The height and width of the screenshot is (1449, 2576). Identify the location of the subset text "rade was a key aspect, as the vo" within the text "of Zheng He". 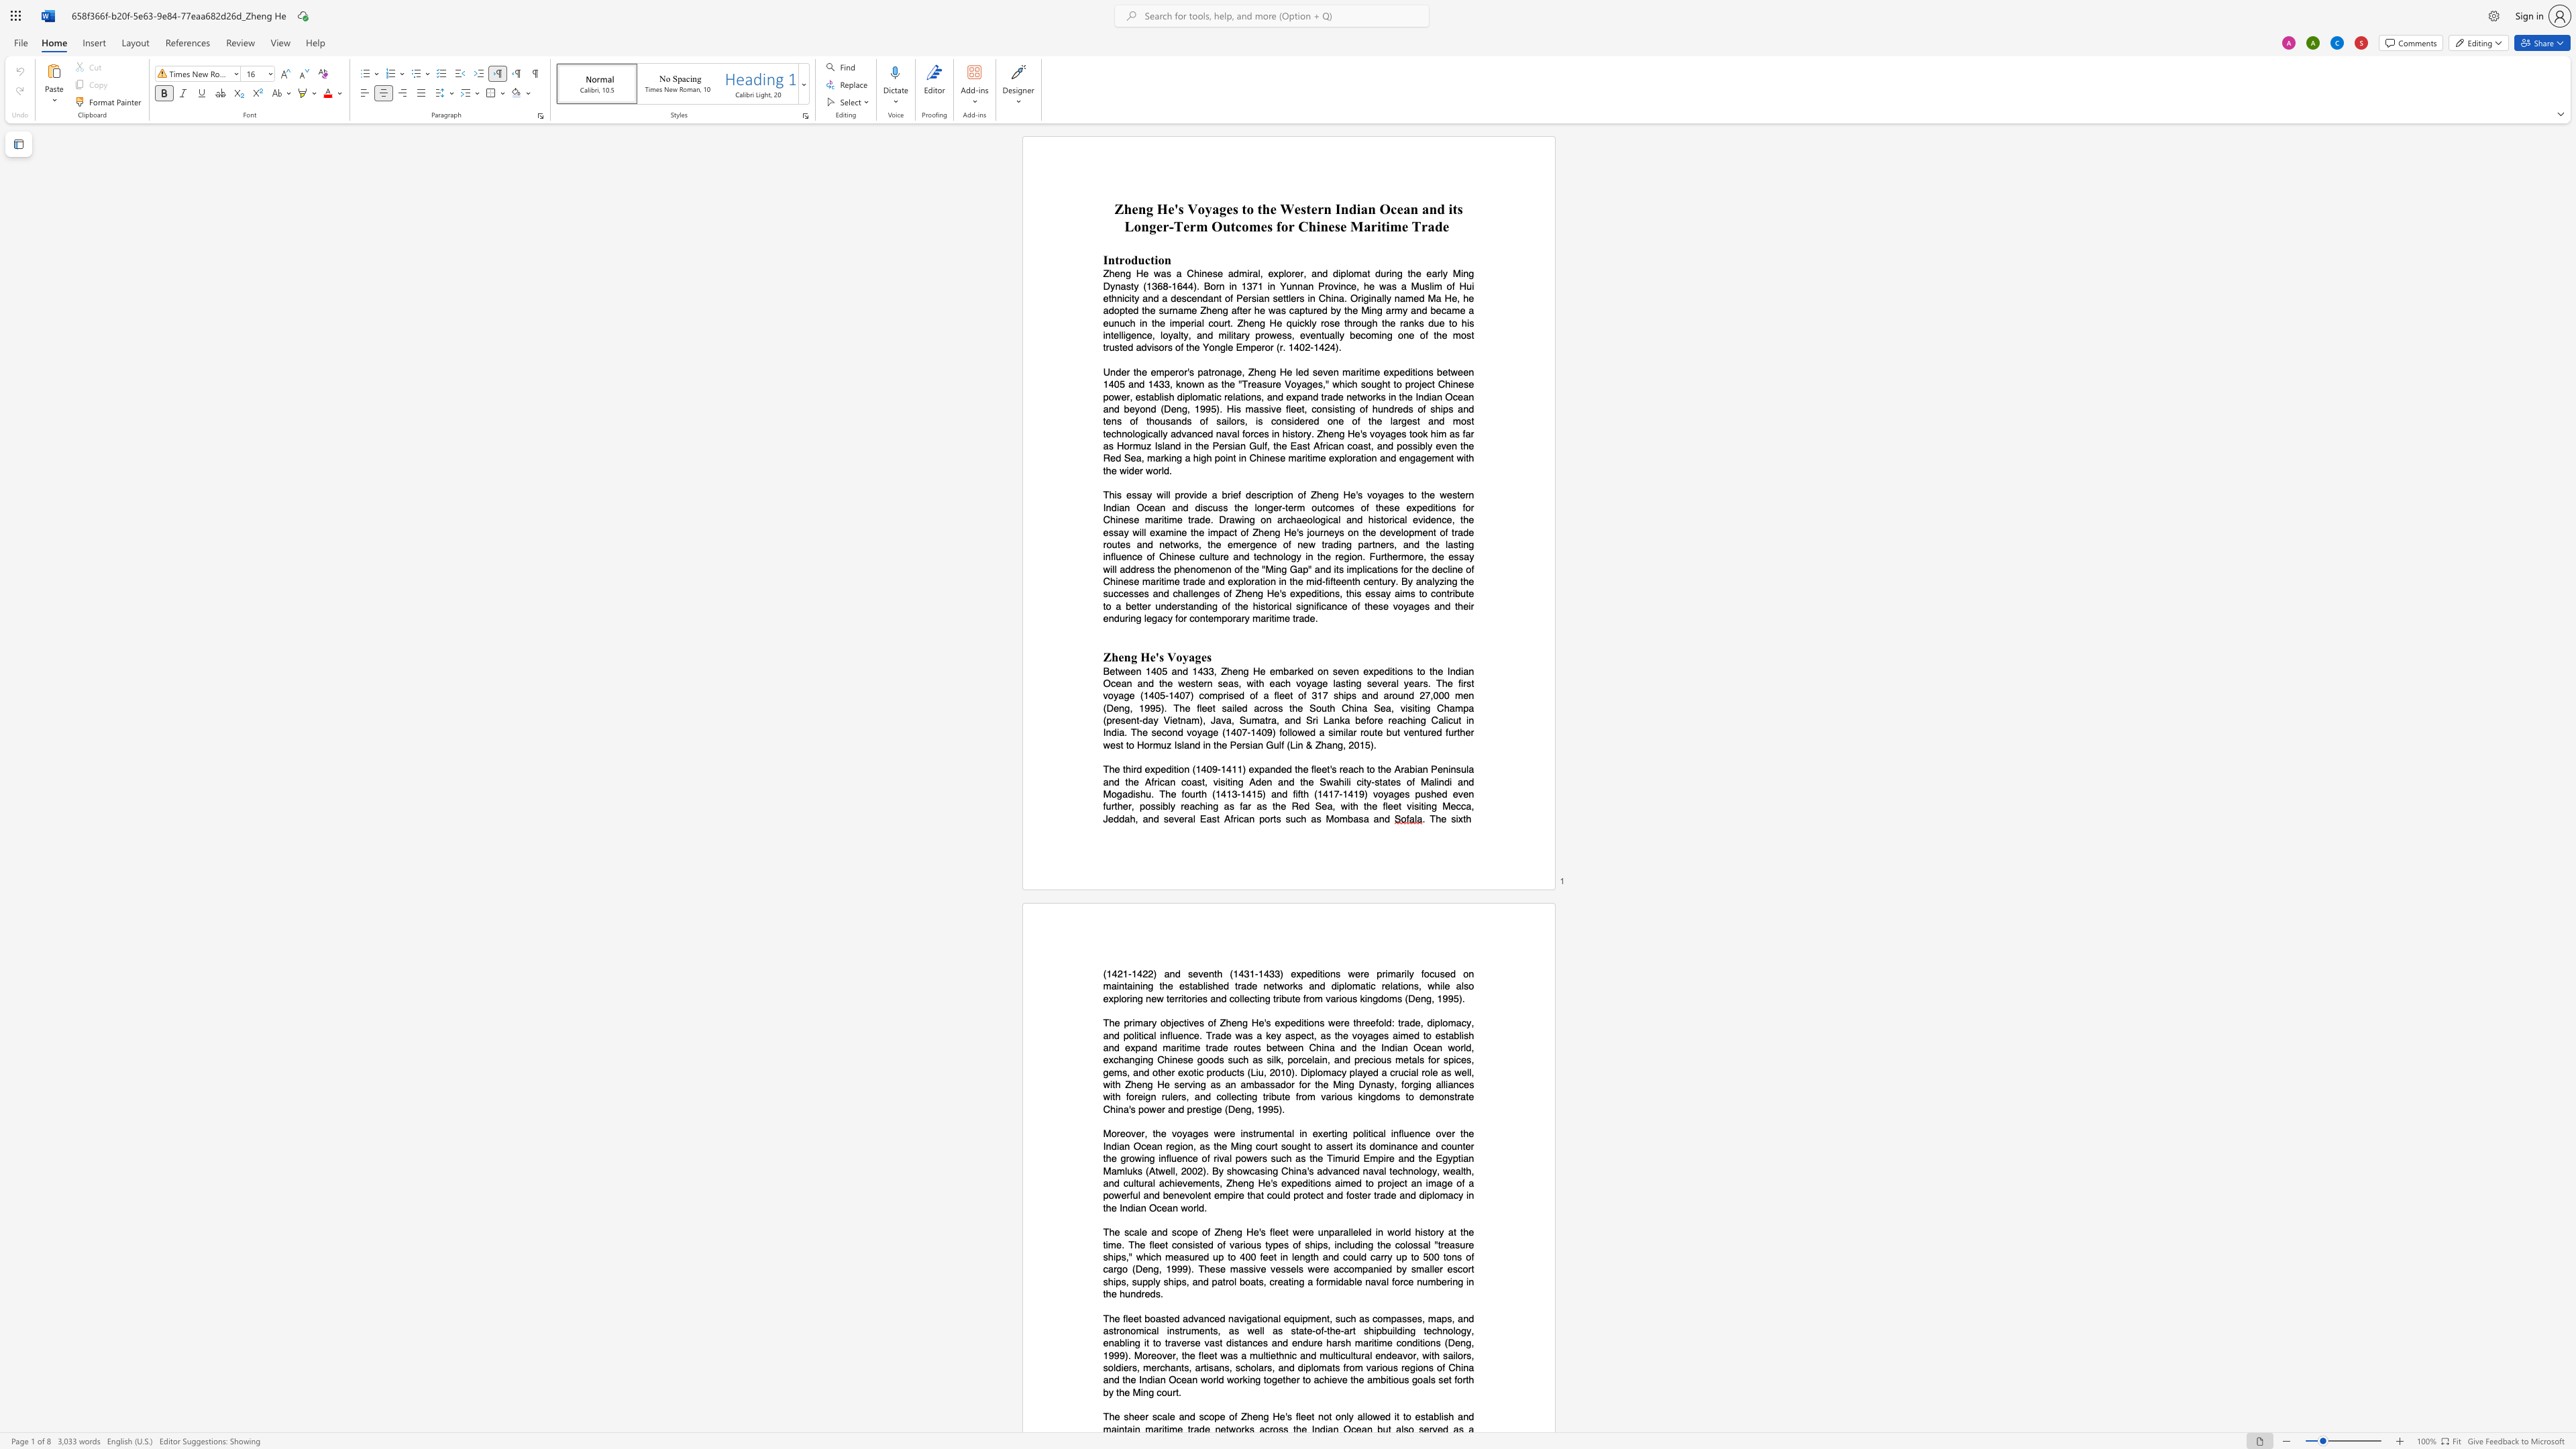
(1211, 1035).